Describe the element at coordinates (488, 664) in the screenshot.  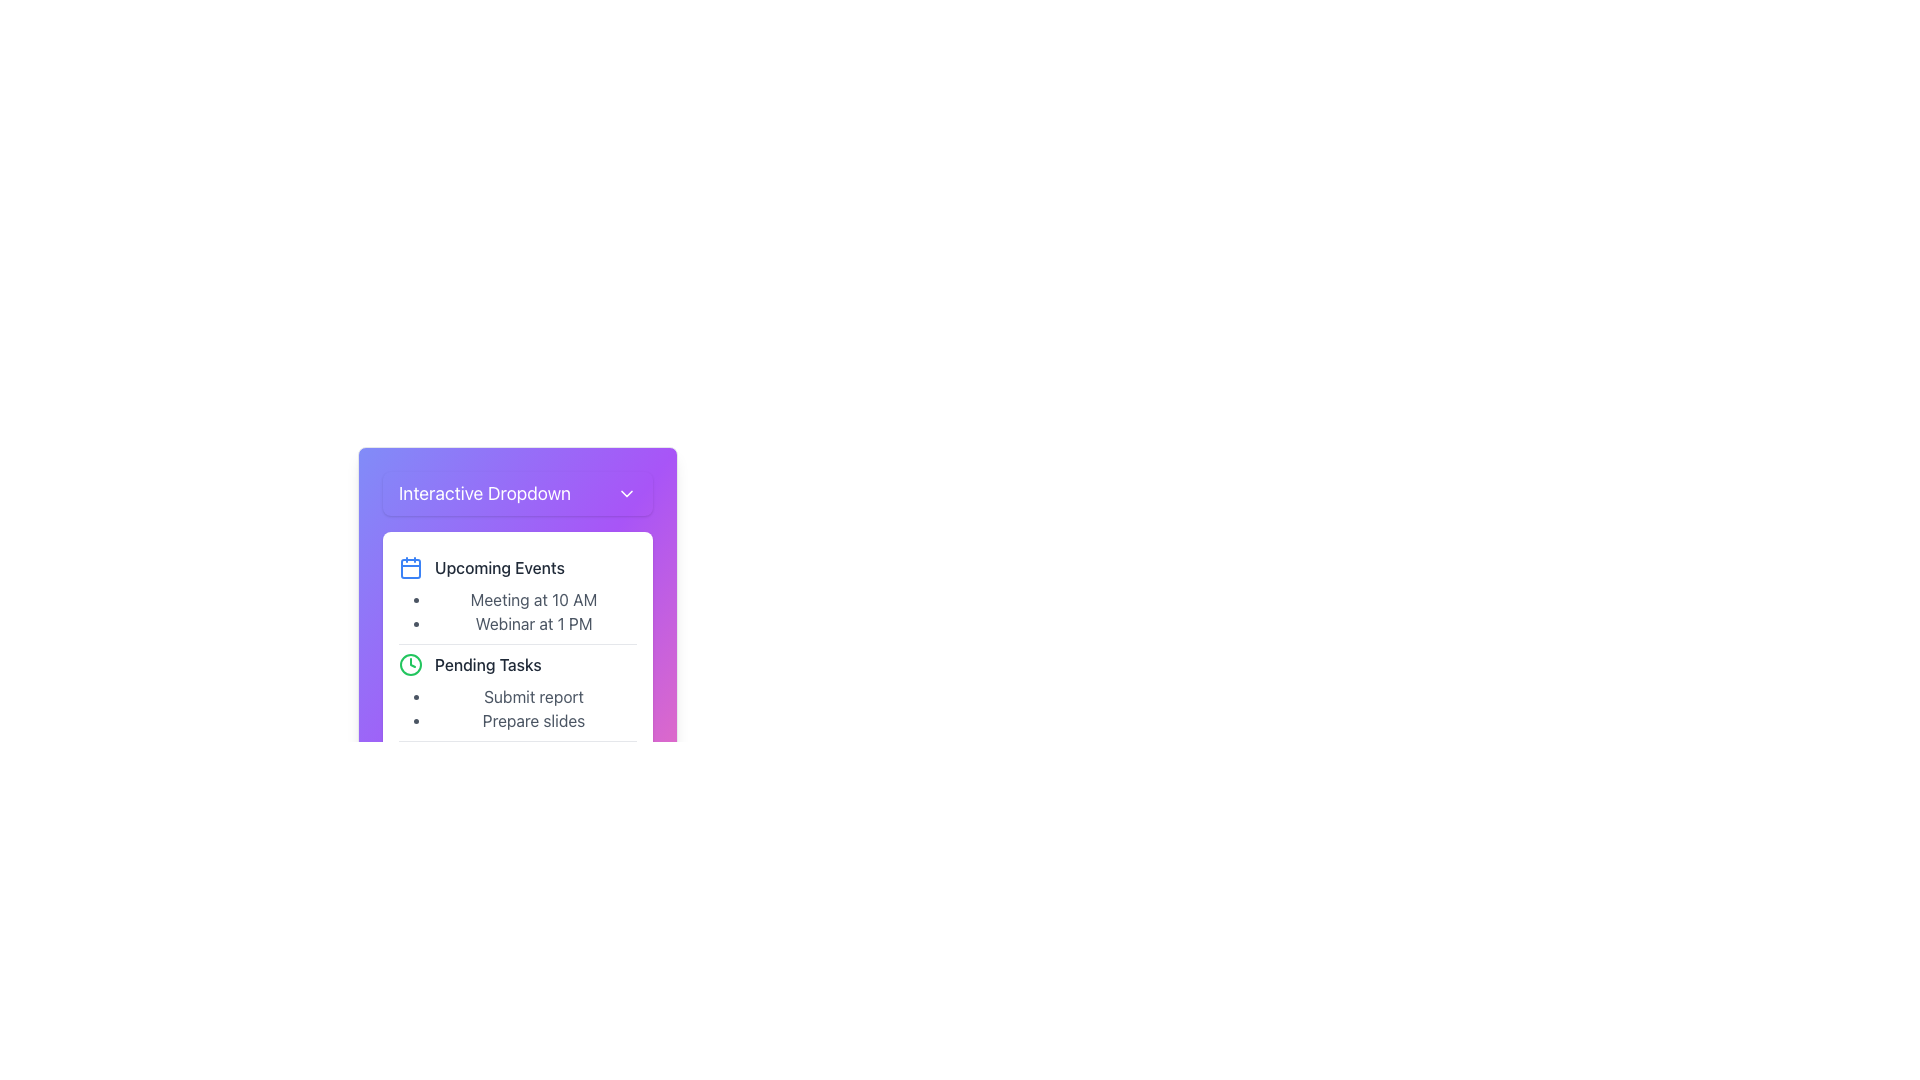
I see `text from the 'Pending Tasks' label, which is the second major item in the list of categories, positioned below 'Upcoming Events'` at that location.